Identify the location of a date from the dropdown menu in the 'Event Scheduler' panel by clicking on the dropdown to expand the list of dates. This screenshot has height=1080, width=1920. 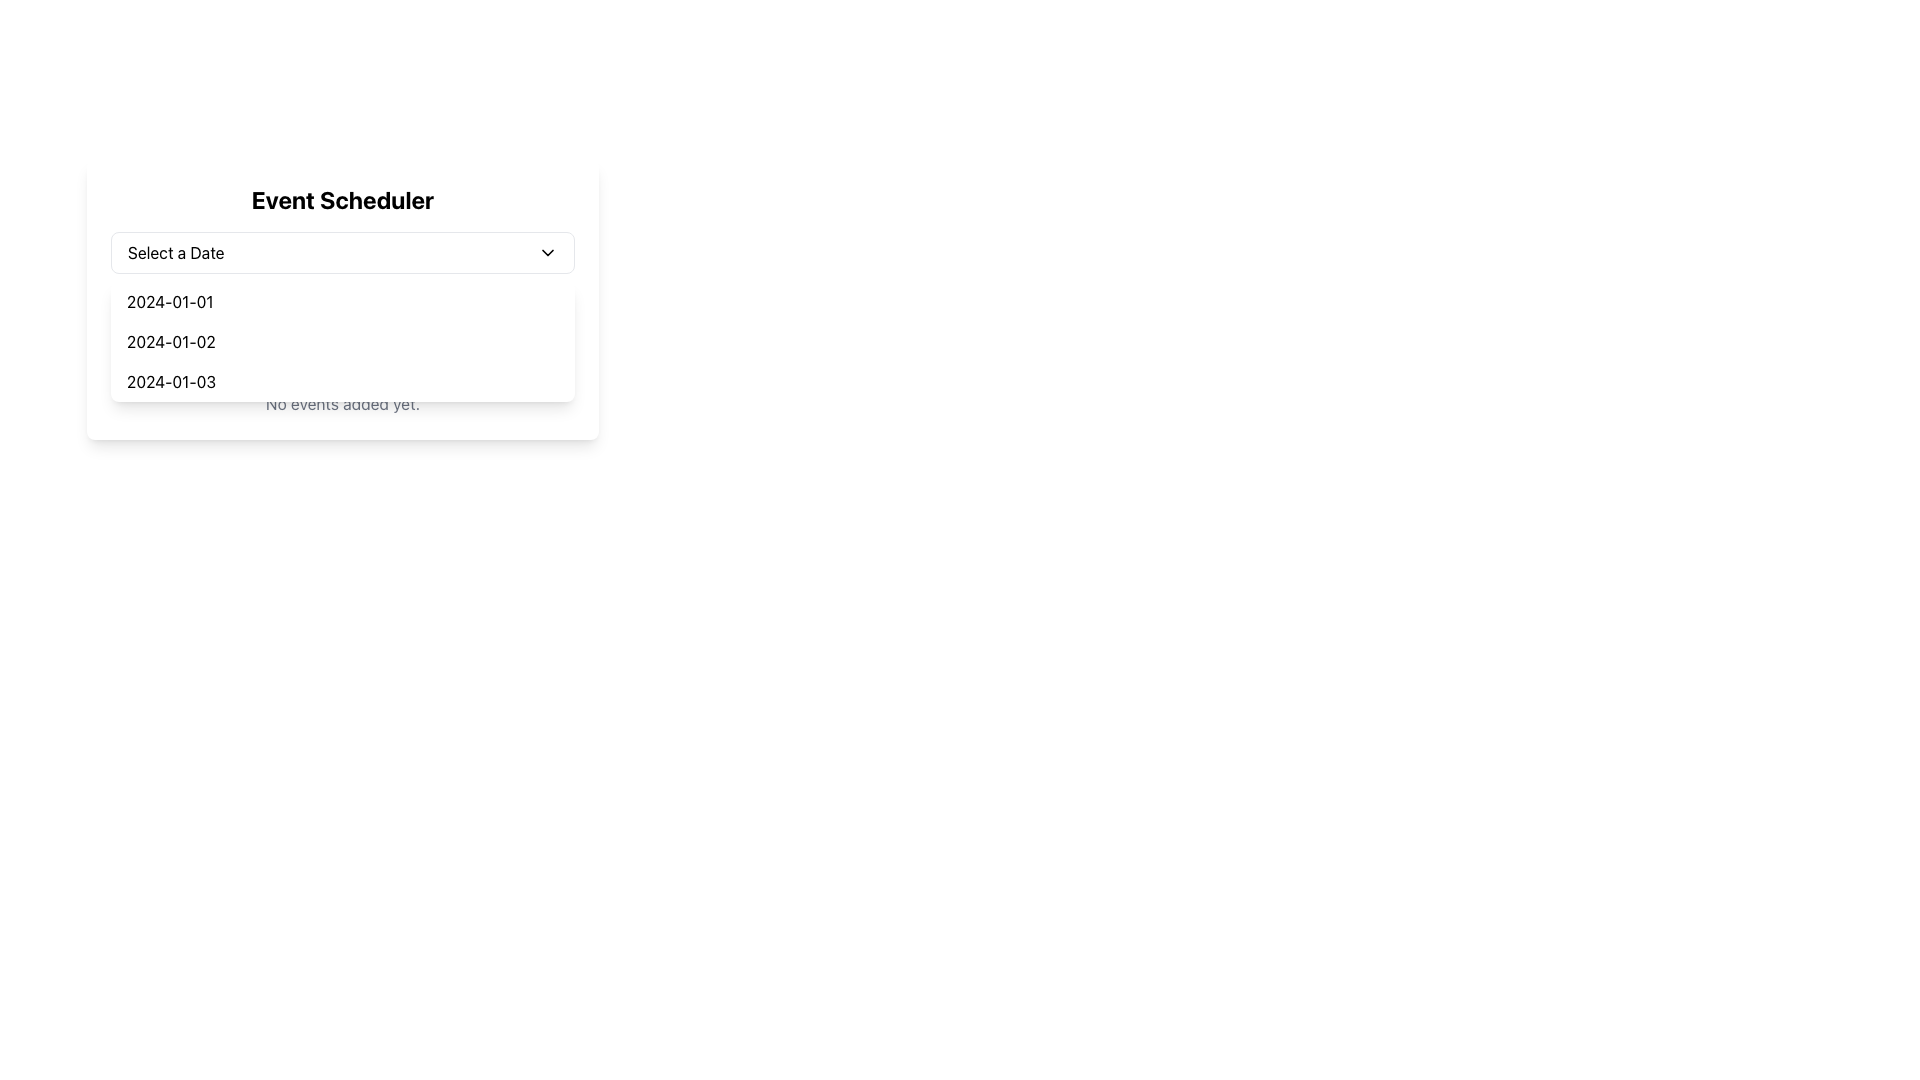
(342, 252).